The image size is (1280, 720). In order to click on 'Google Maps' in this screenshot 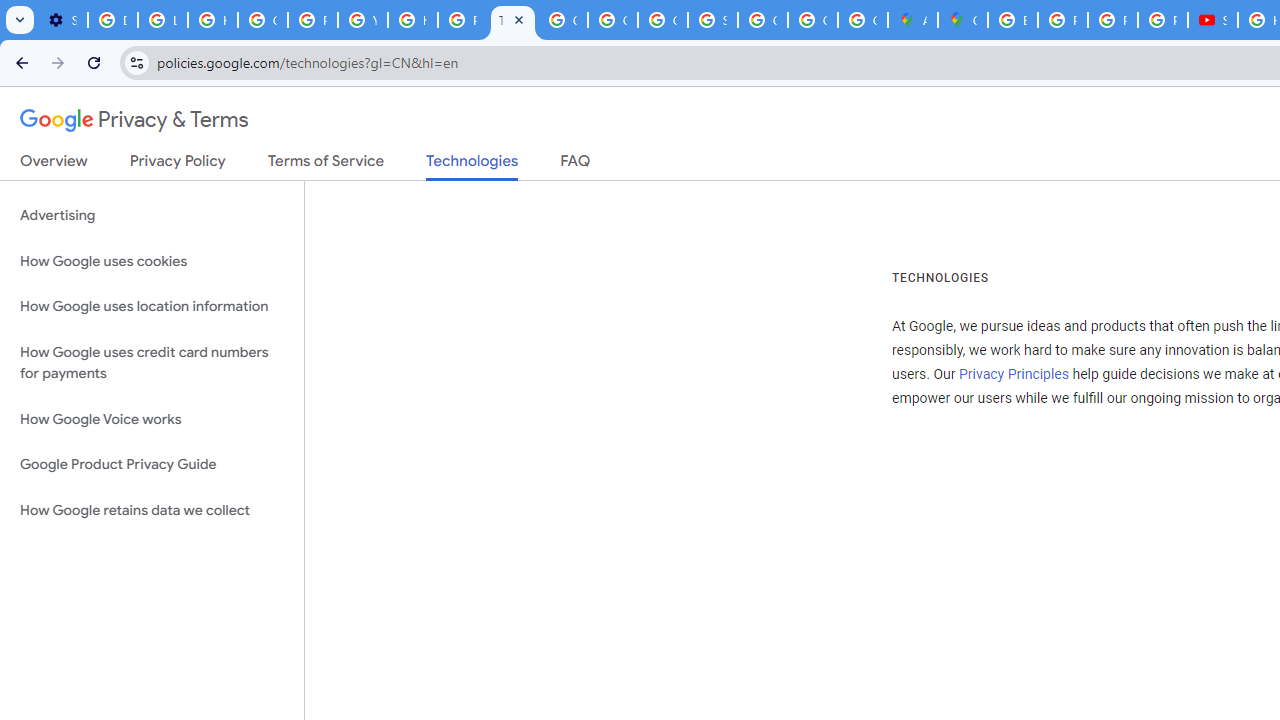, I will do `click(963, 20)`.